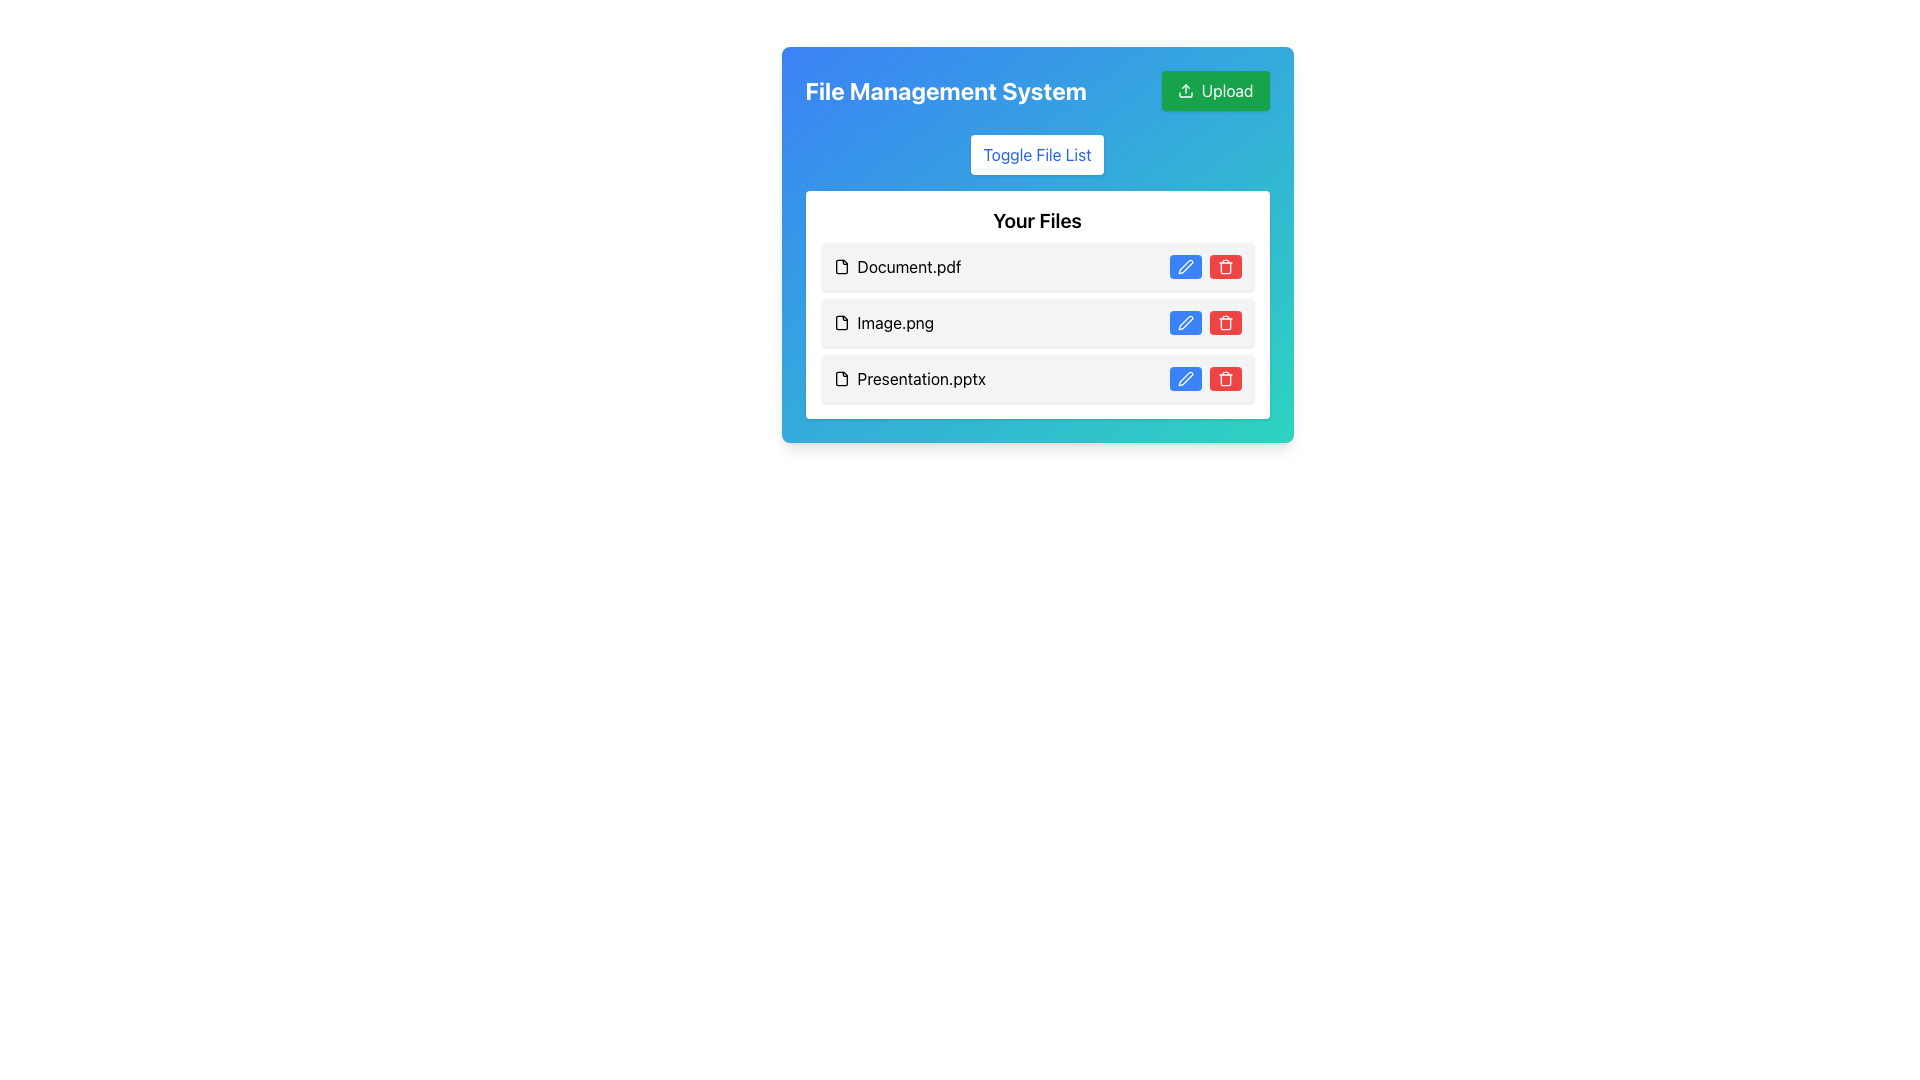  I want to click on the upload button which features an upload icon with an up arrow and 'Upload' text, located in the top-right corner of the interface, so click(1185, 91).